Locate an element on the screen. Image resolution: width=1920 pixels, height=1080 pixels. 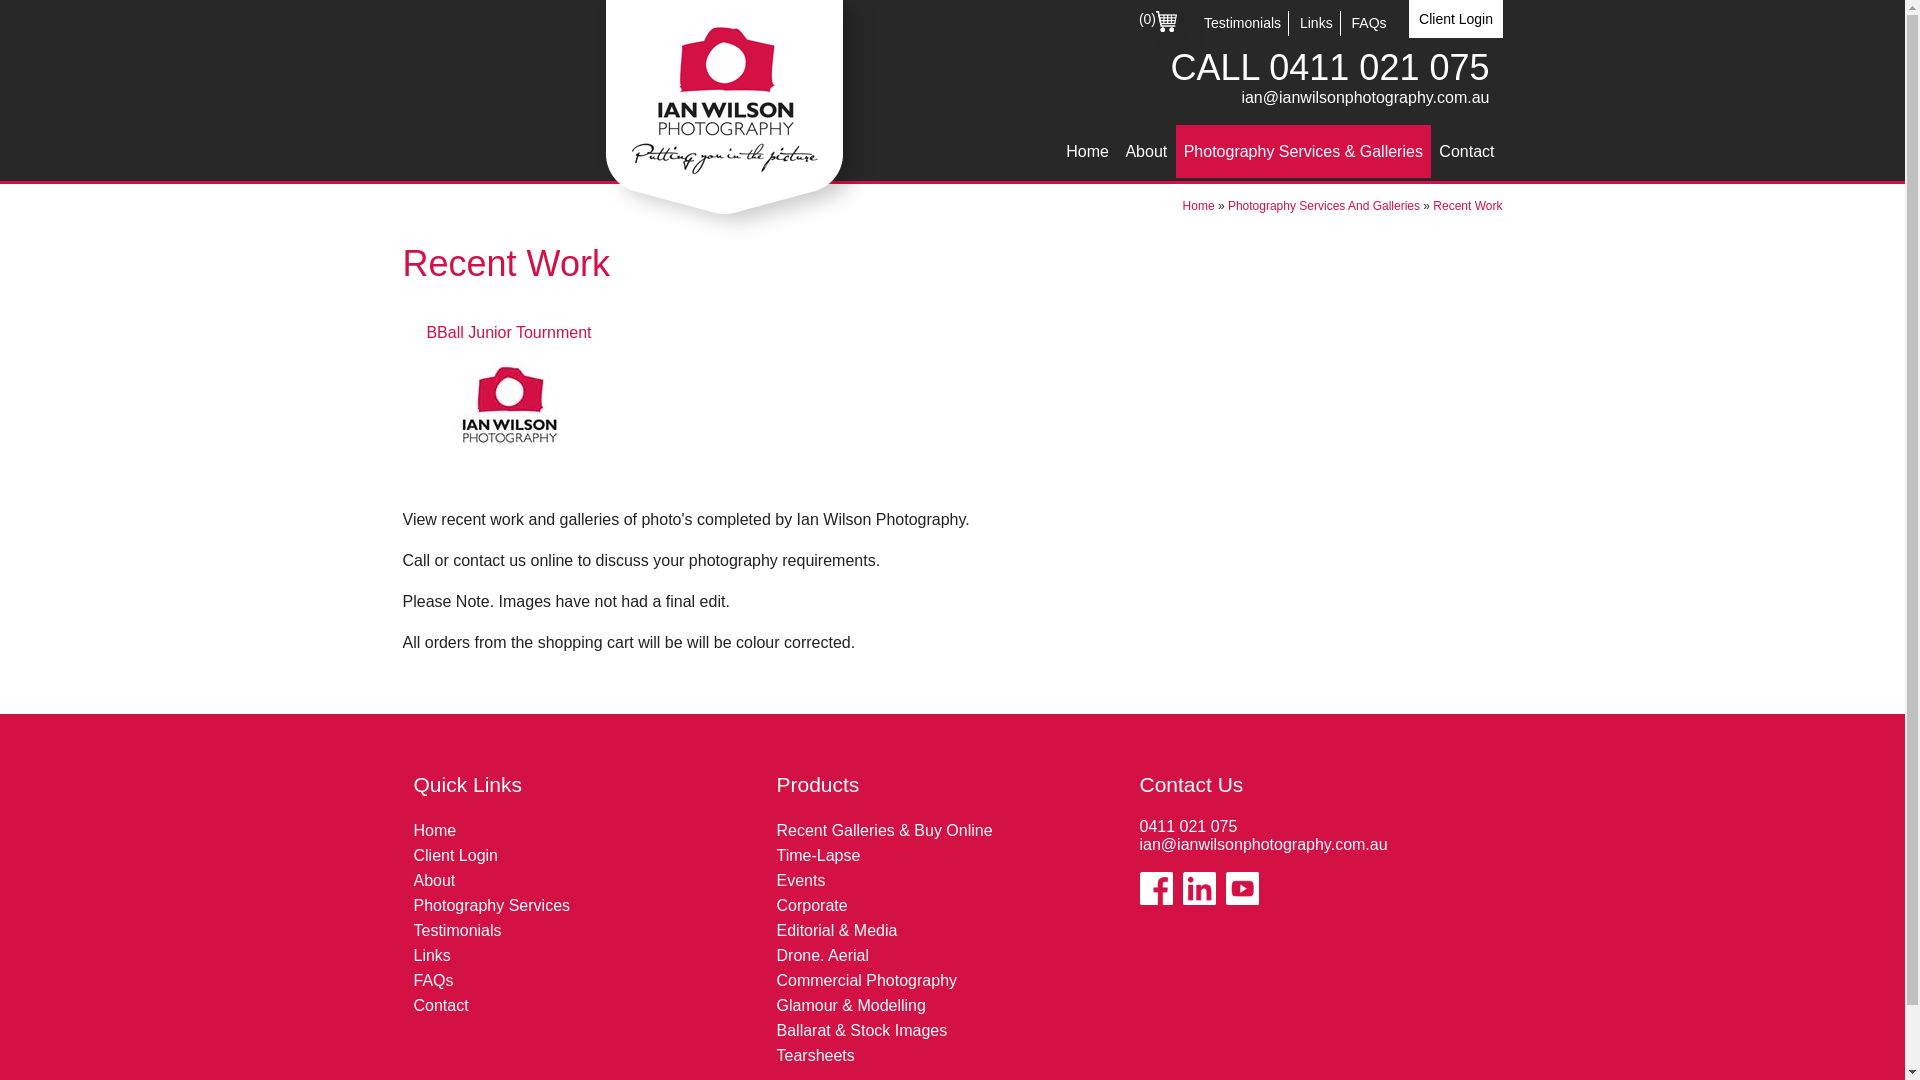
'Time-Lapse' is located at coordinates (775, 855).